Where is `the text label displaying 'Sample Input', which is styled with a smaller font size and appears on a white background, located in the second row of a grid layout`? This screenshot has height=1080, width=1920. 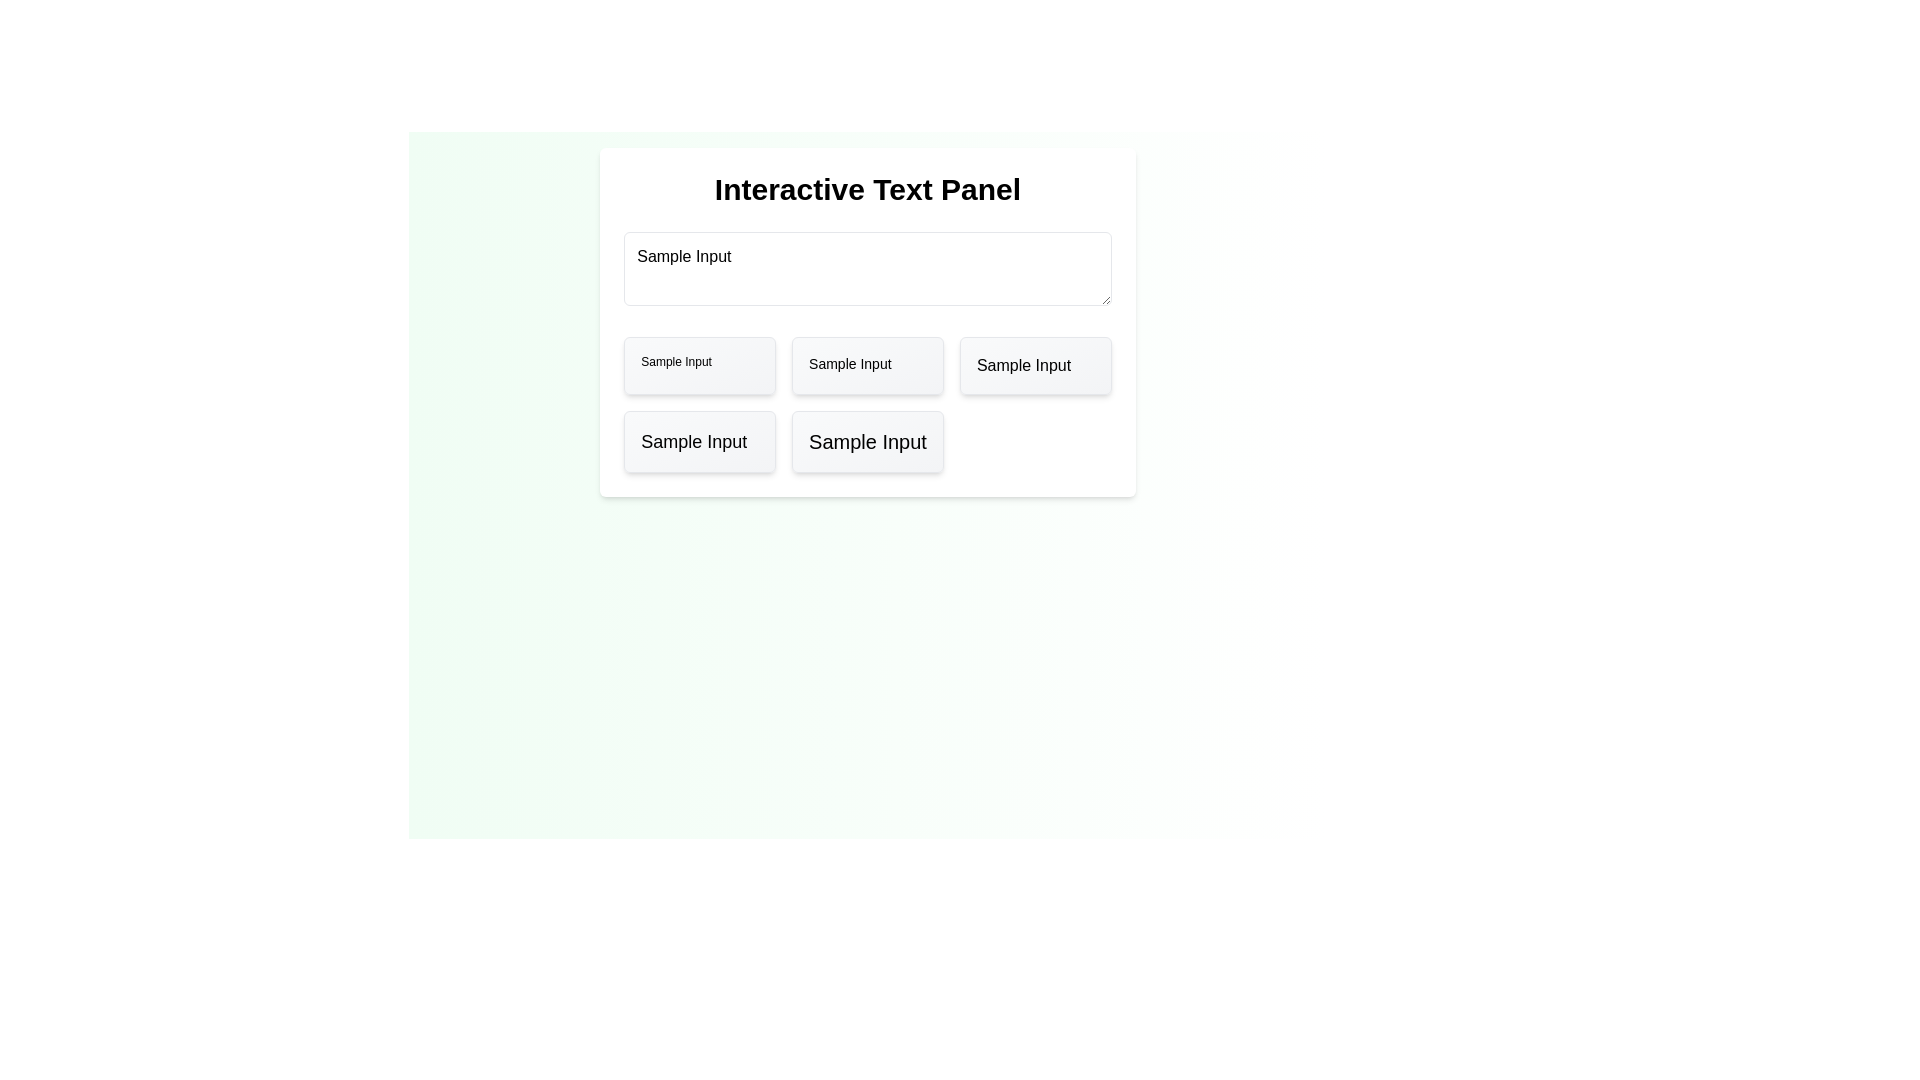
the text label displaying 'Sample Input', which is styled with a smaller font size and appears on a white background, located in the second row of a grid layout is located at coordinates (850, 366).